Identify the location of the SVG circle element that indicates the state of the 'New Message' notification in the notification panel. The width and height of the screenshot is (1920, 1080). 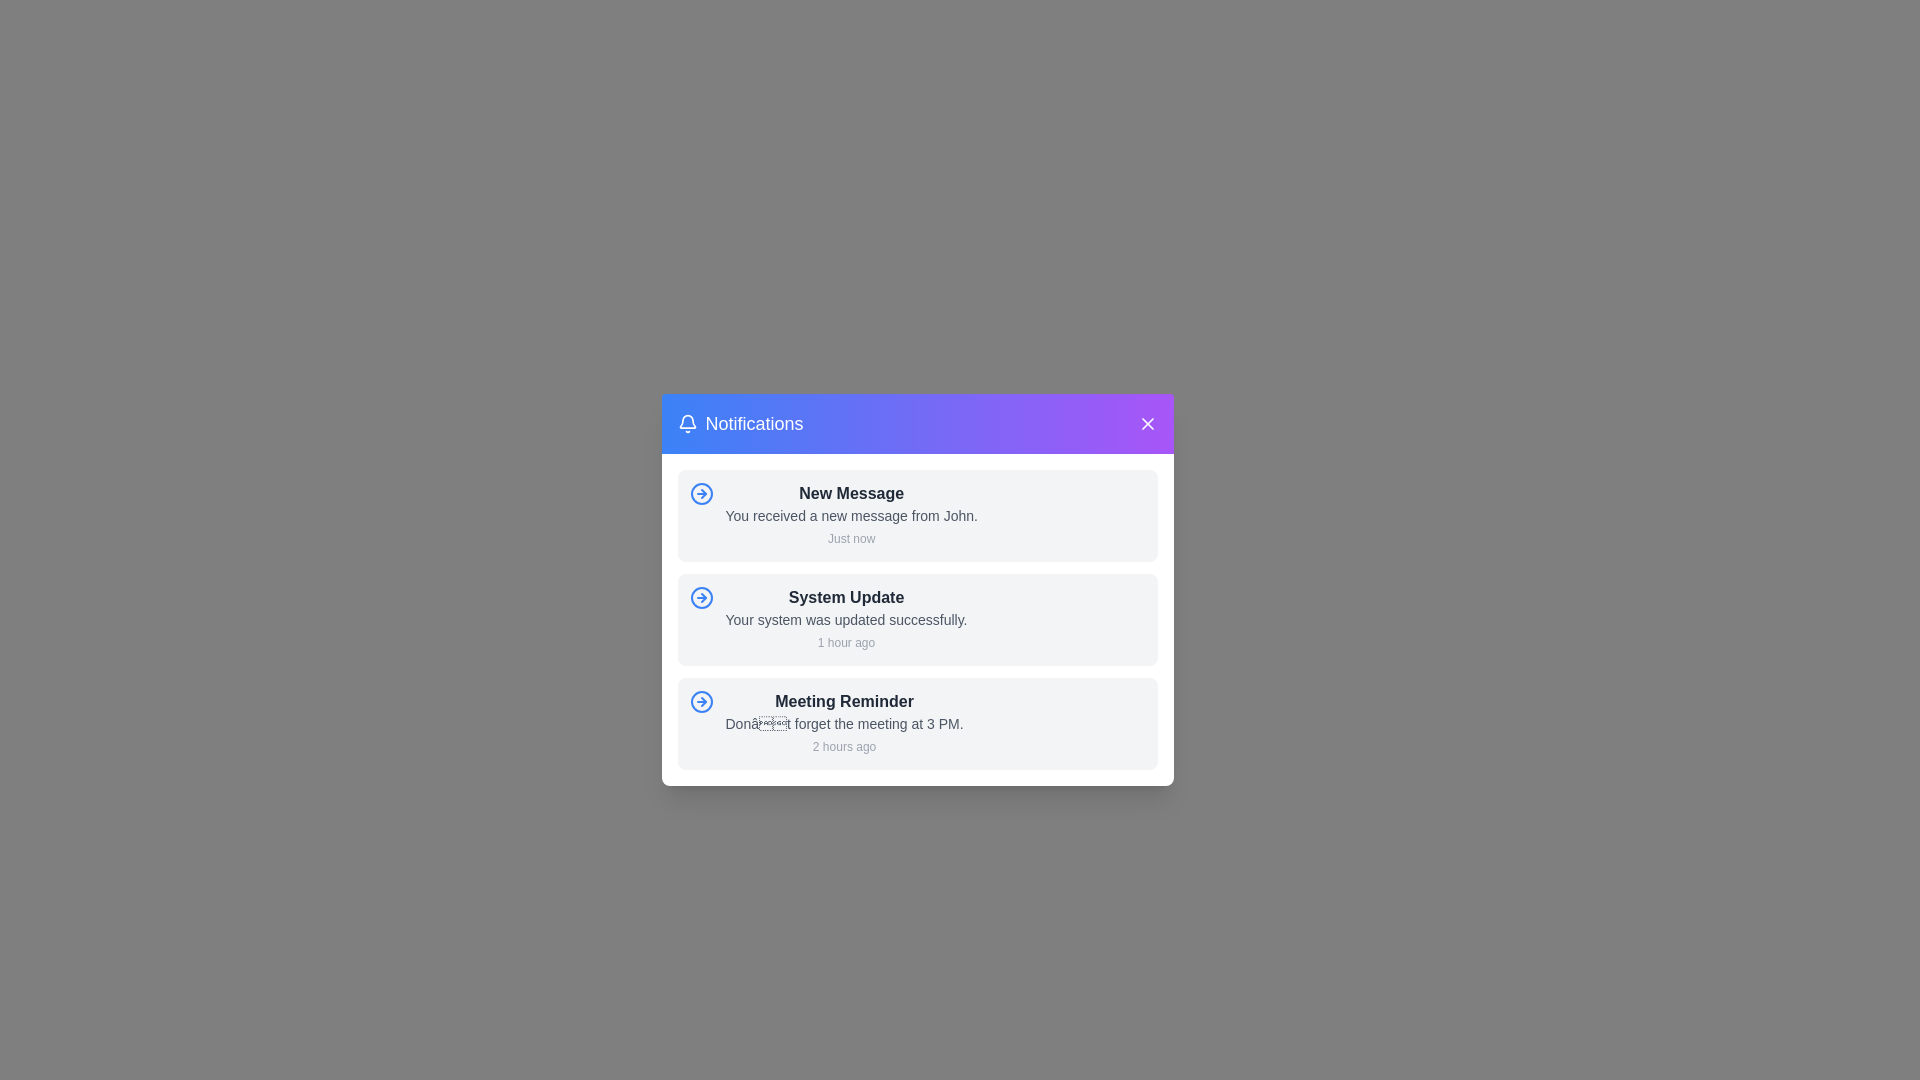
(701, 596).